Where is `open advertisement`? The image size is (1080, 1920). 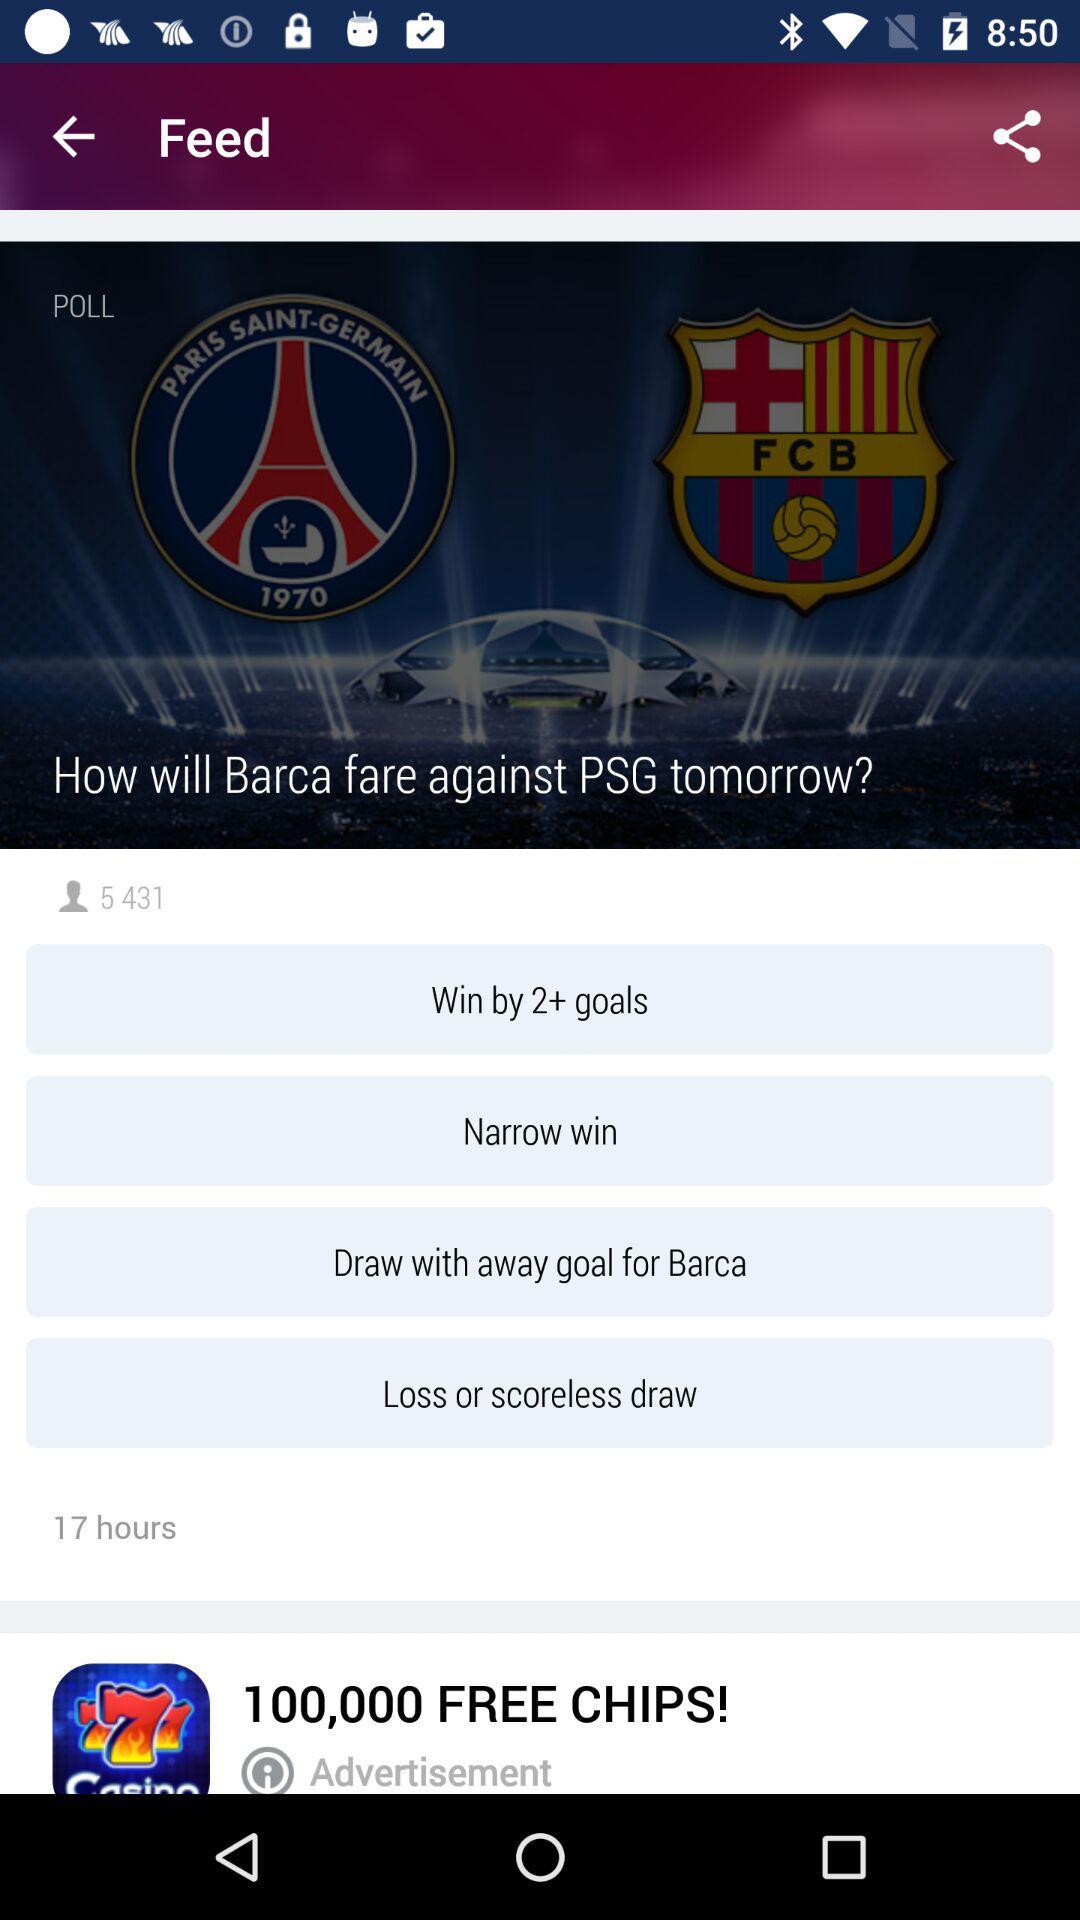 open advertisement is located at coordinates (266, 1770).